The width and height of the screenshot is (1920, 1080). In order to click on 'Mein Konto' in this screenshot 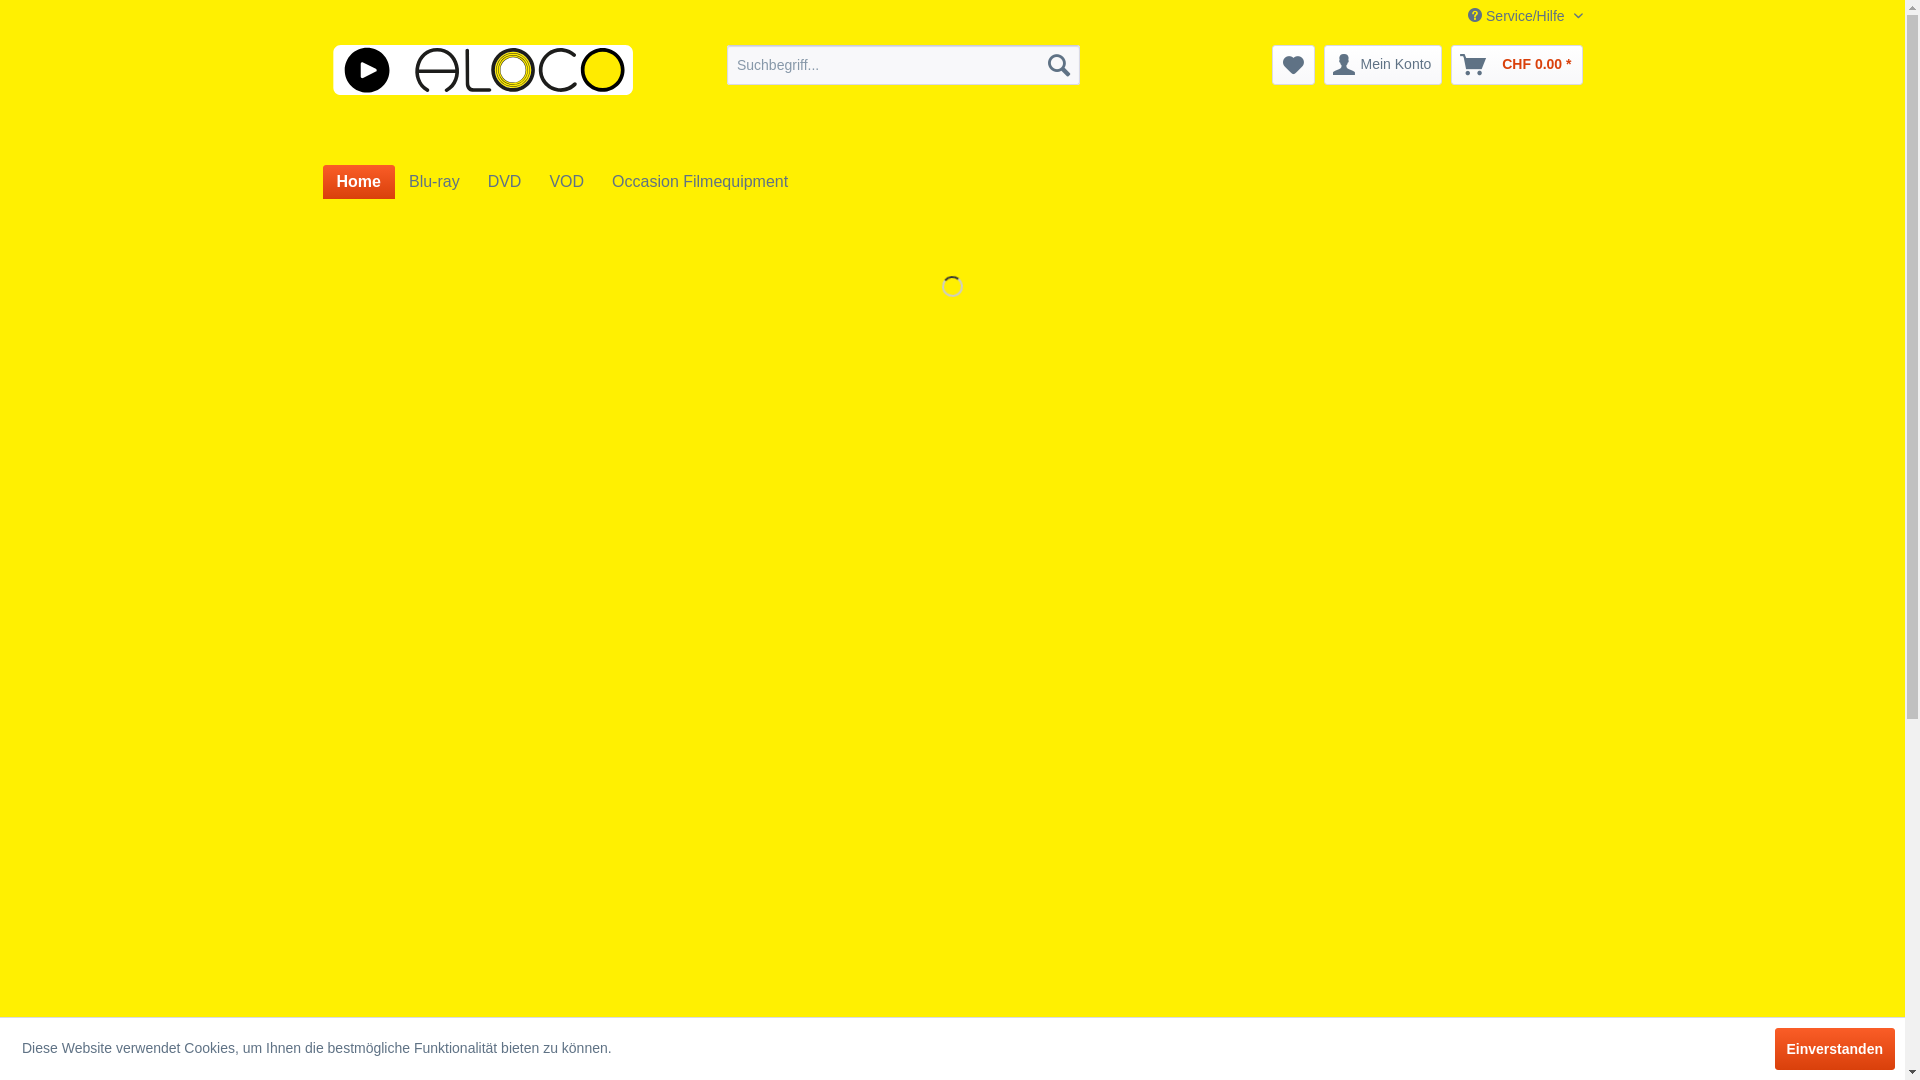, I will do `click(1382, 64)`.